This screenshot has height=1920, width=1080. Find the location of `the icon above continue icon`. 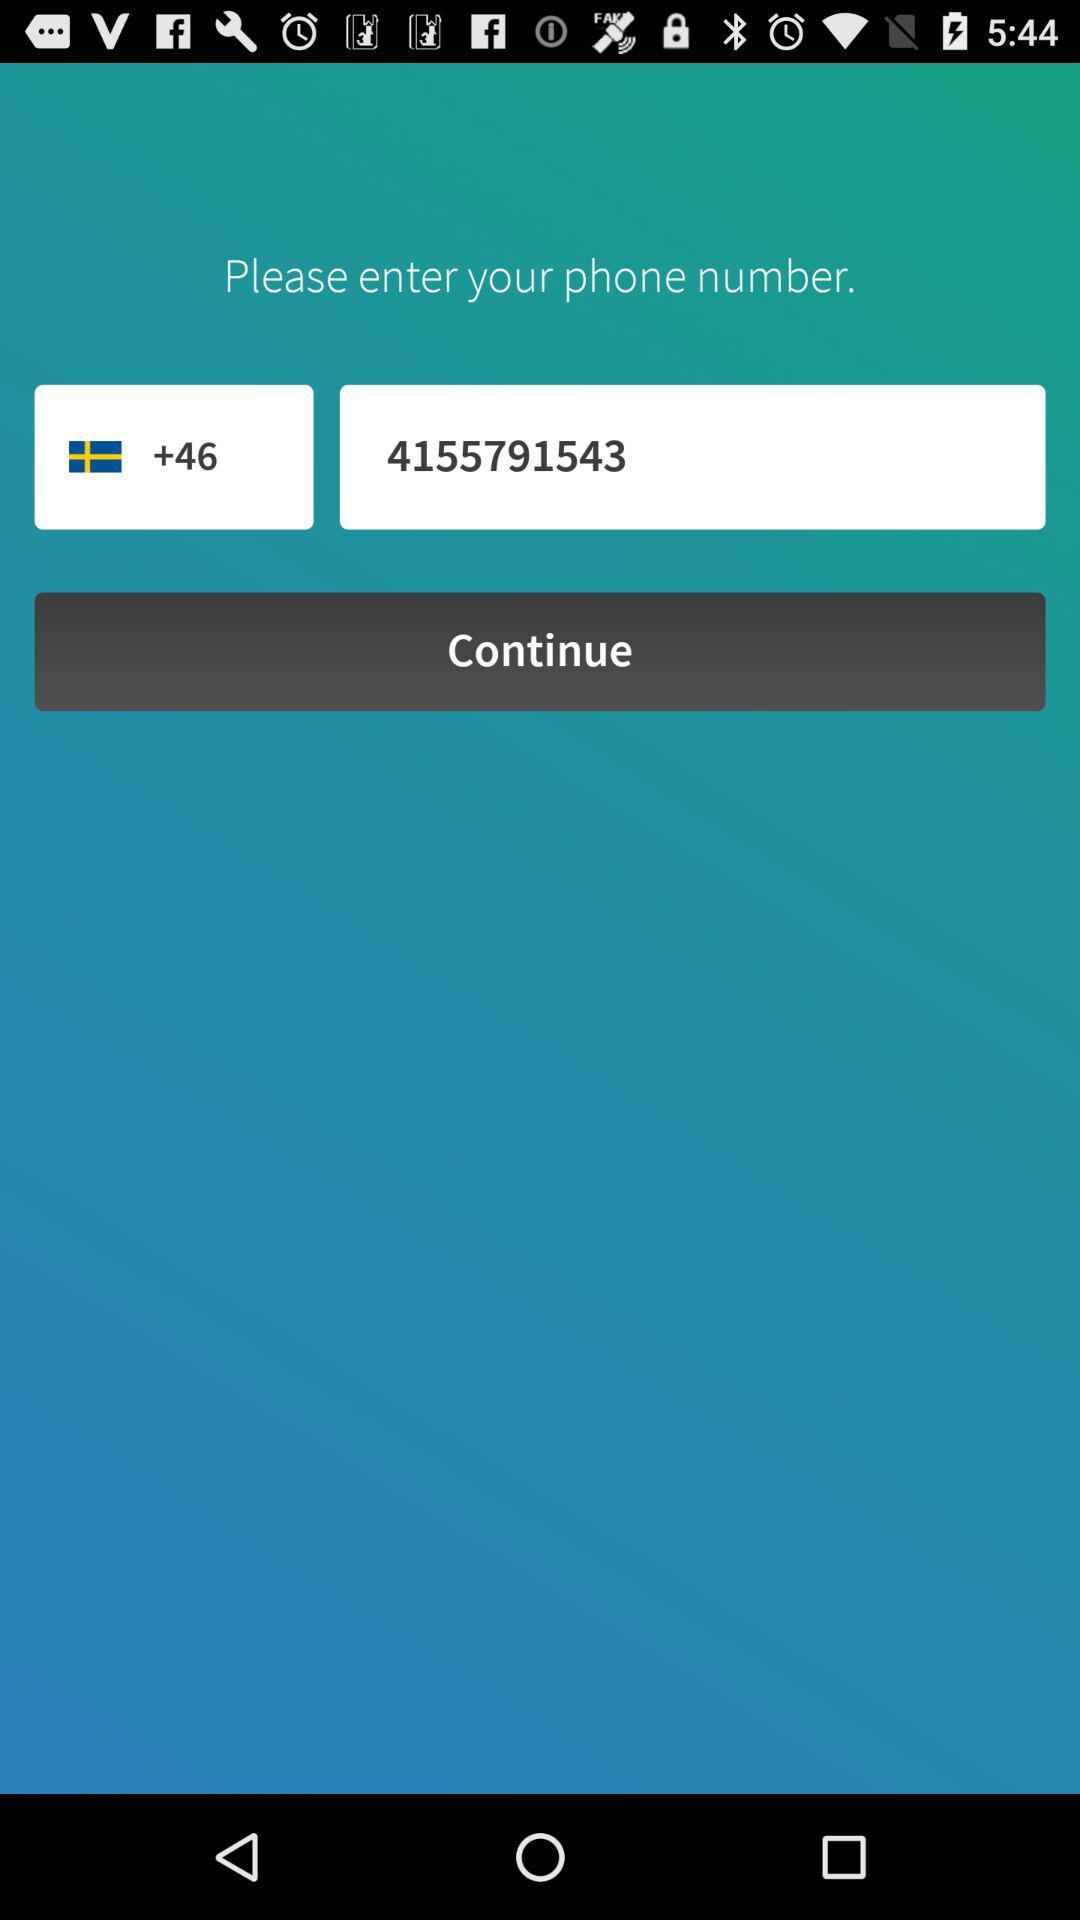

the icon above continue icon is located at coordinates (691, 456).